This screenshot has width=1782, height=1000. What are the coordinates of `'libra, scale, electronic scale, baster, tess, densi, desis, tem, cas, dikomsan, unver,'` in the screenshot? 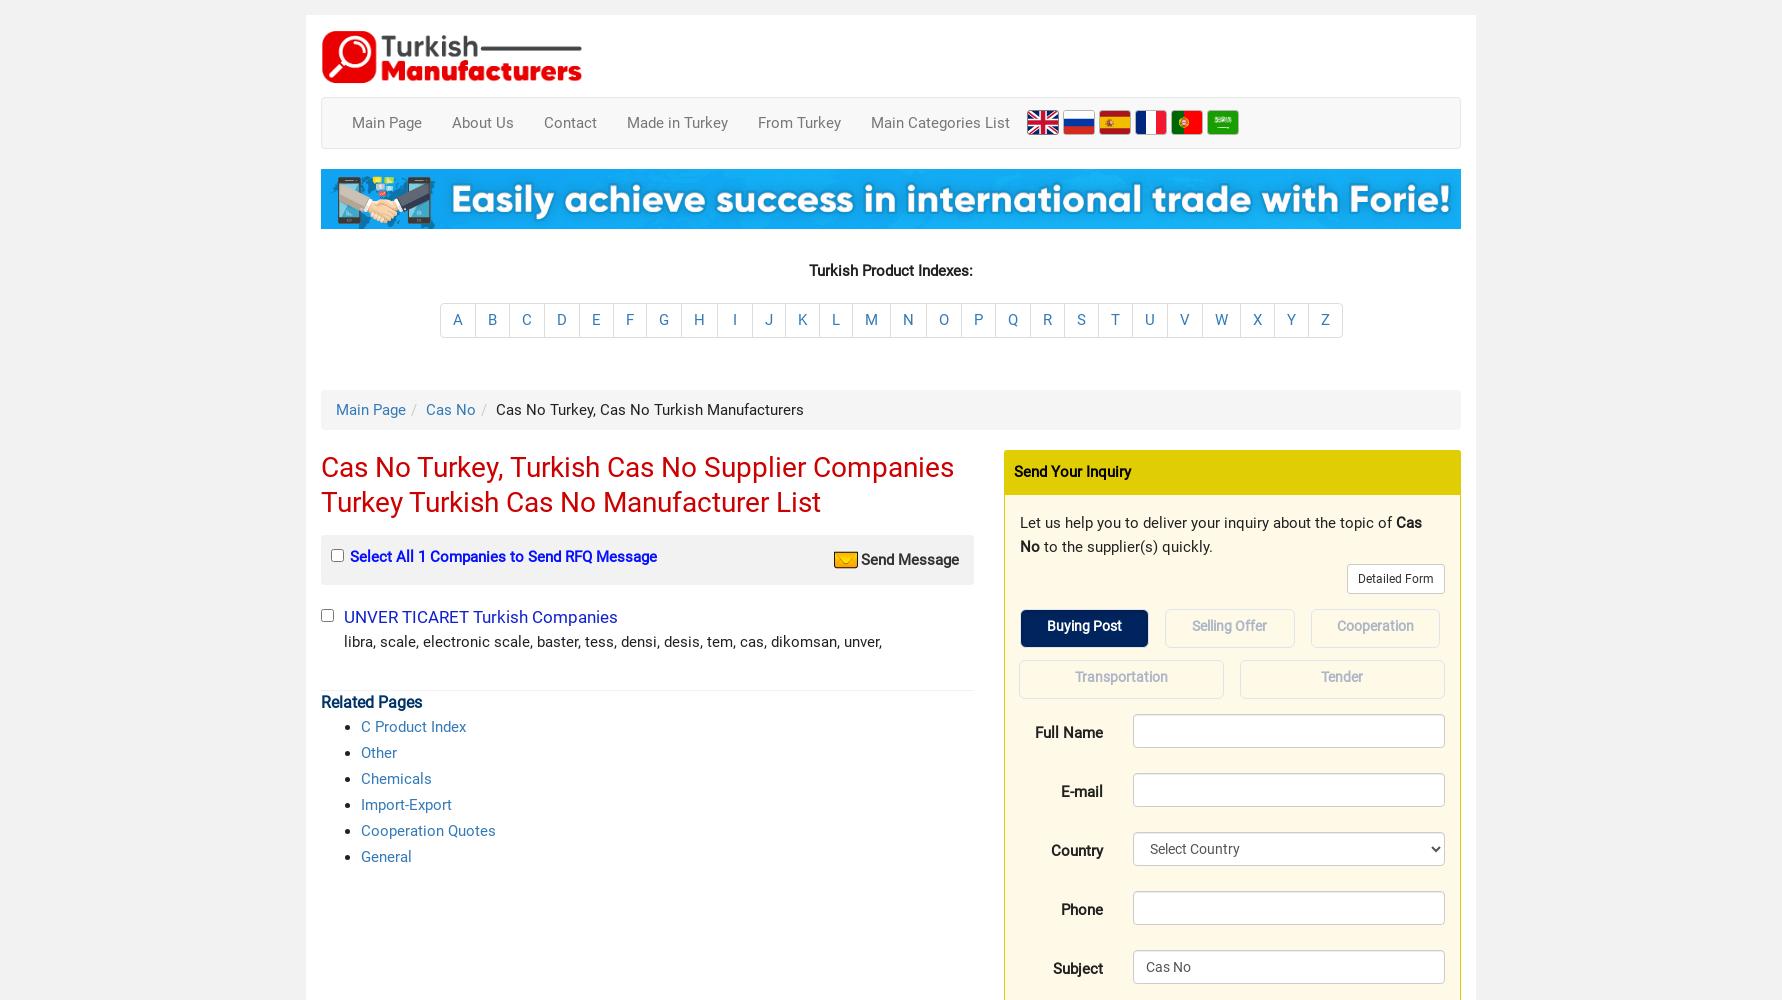 It's located at (613, 642).